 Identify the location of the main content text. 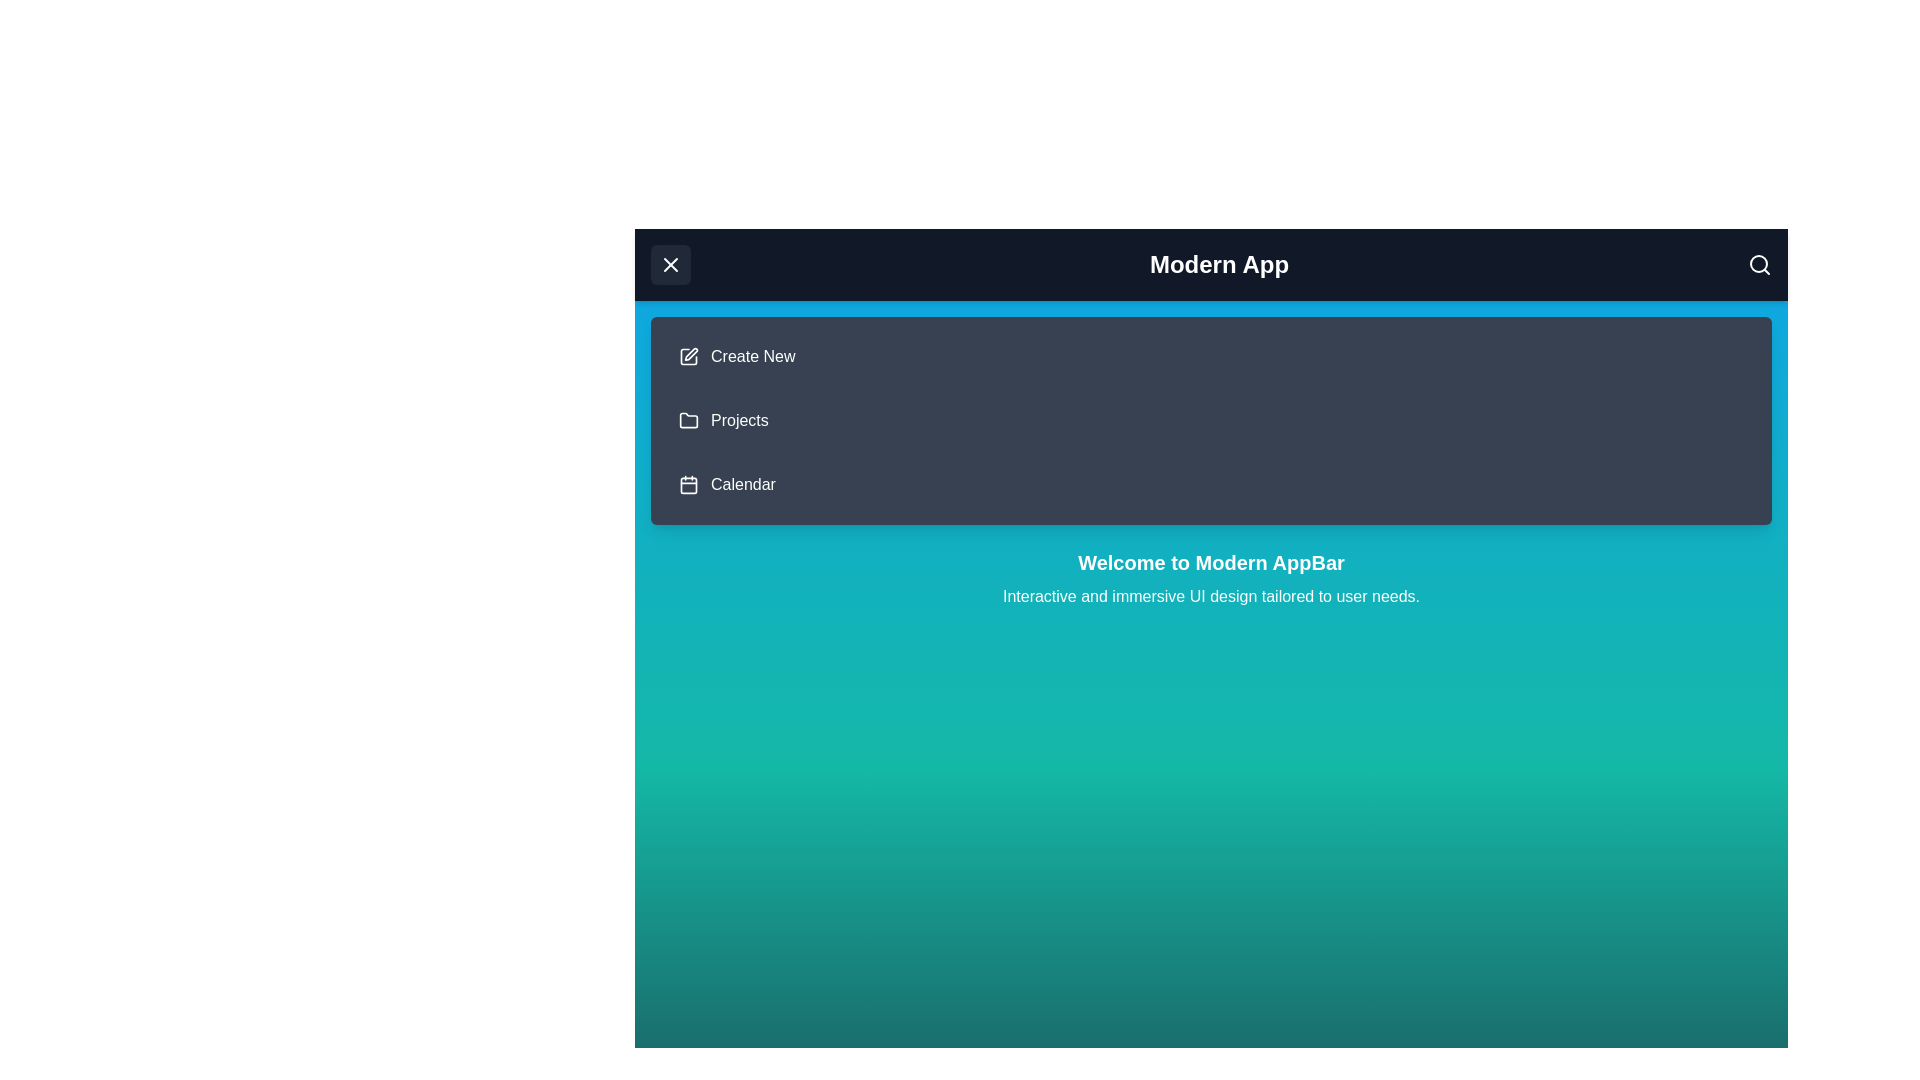
(1210, 578).